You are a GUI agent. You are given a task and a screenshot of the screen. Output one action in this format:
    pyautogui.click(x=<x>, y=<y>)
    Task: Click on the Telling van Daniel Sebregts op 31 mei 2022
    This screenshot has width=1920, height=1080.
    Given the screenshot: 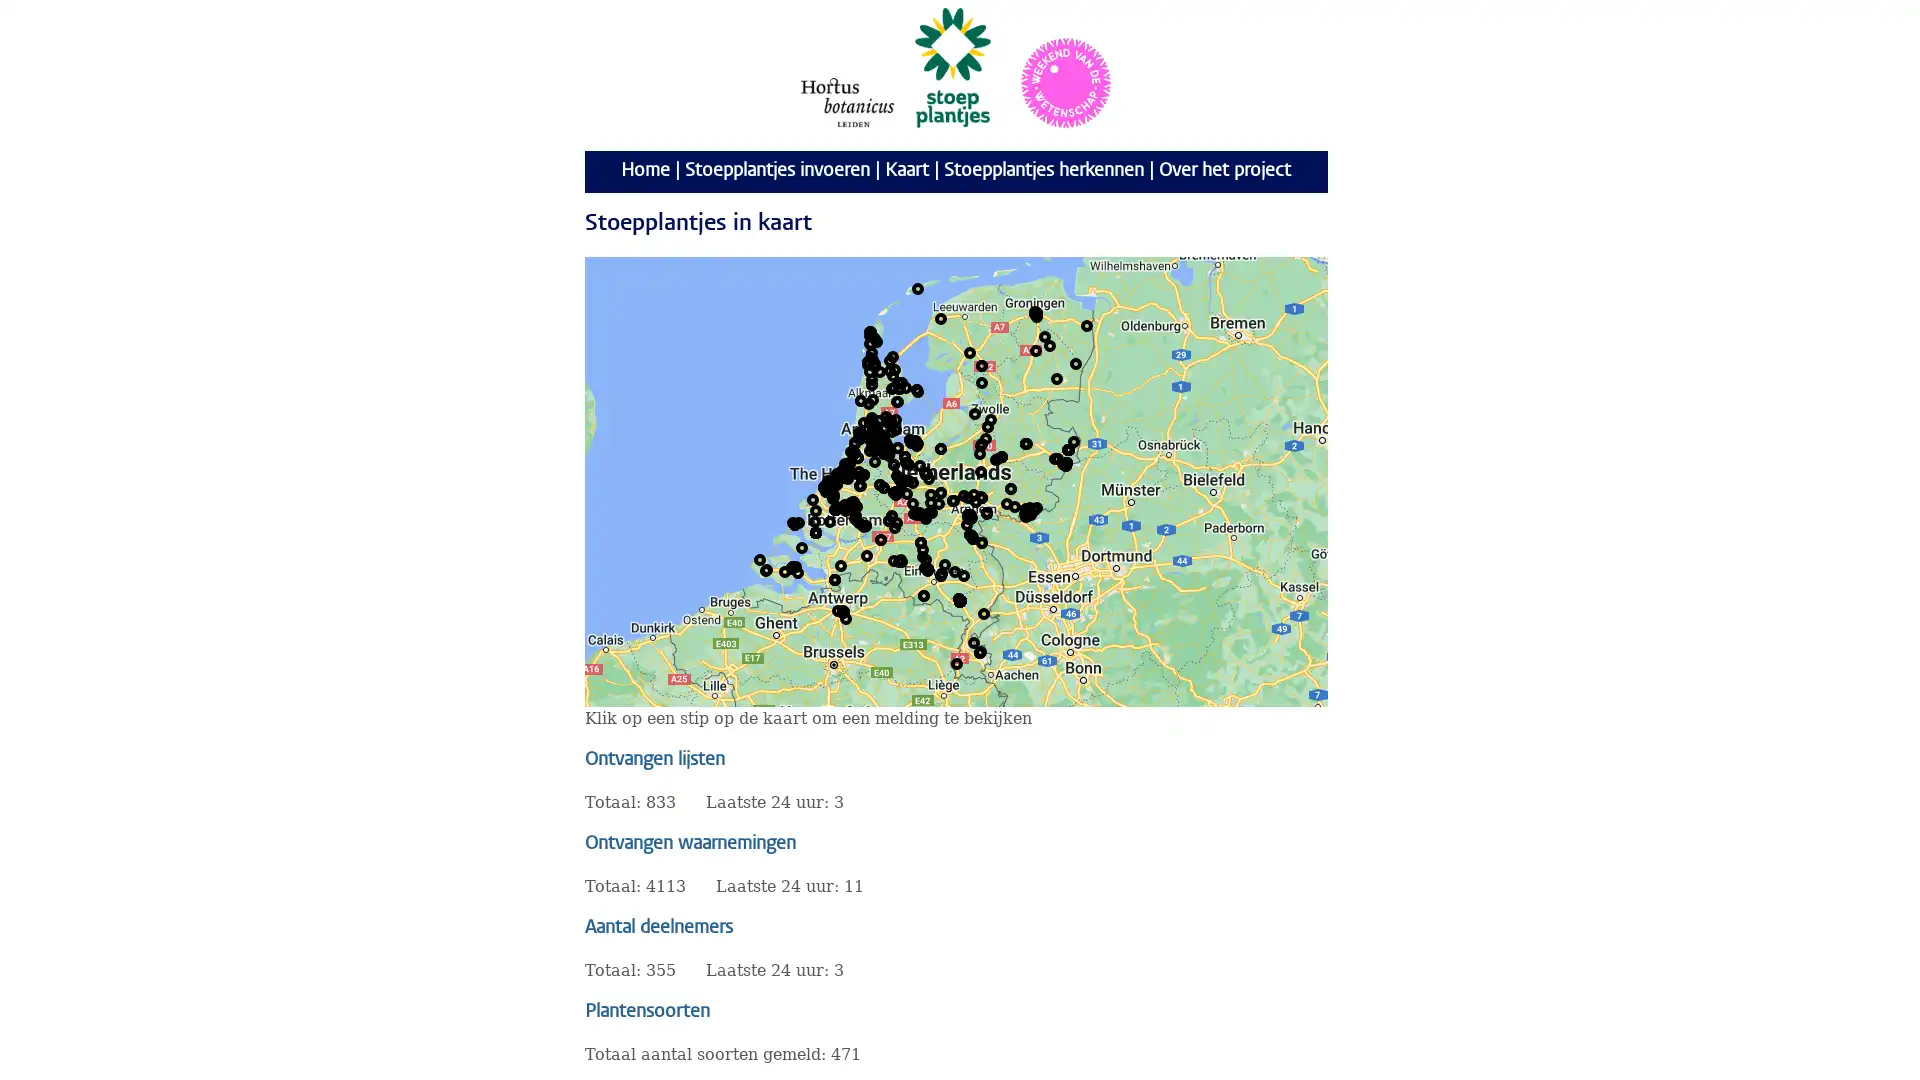 What is the action you would take?
    pyautogui.click(x=816, y=531)
    